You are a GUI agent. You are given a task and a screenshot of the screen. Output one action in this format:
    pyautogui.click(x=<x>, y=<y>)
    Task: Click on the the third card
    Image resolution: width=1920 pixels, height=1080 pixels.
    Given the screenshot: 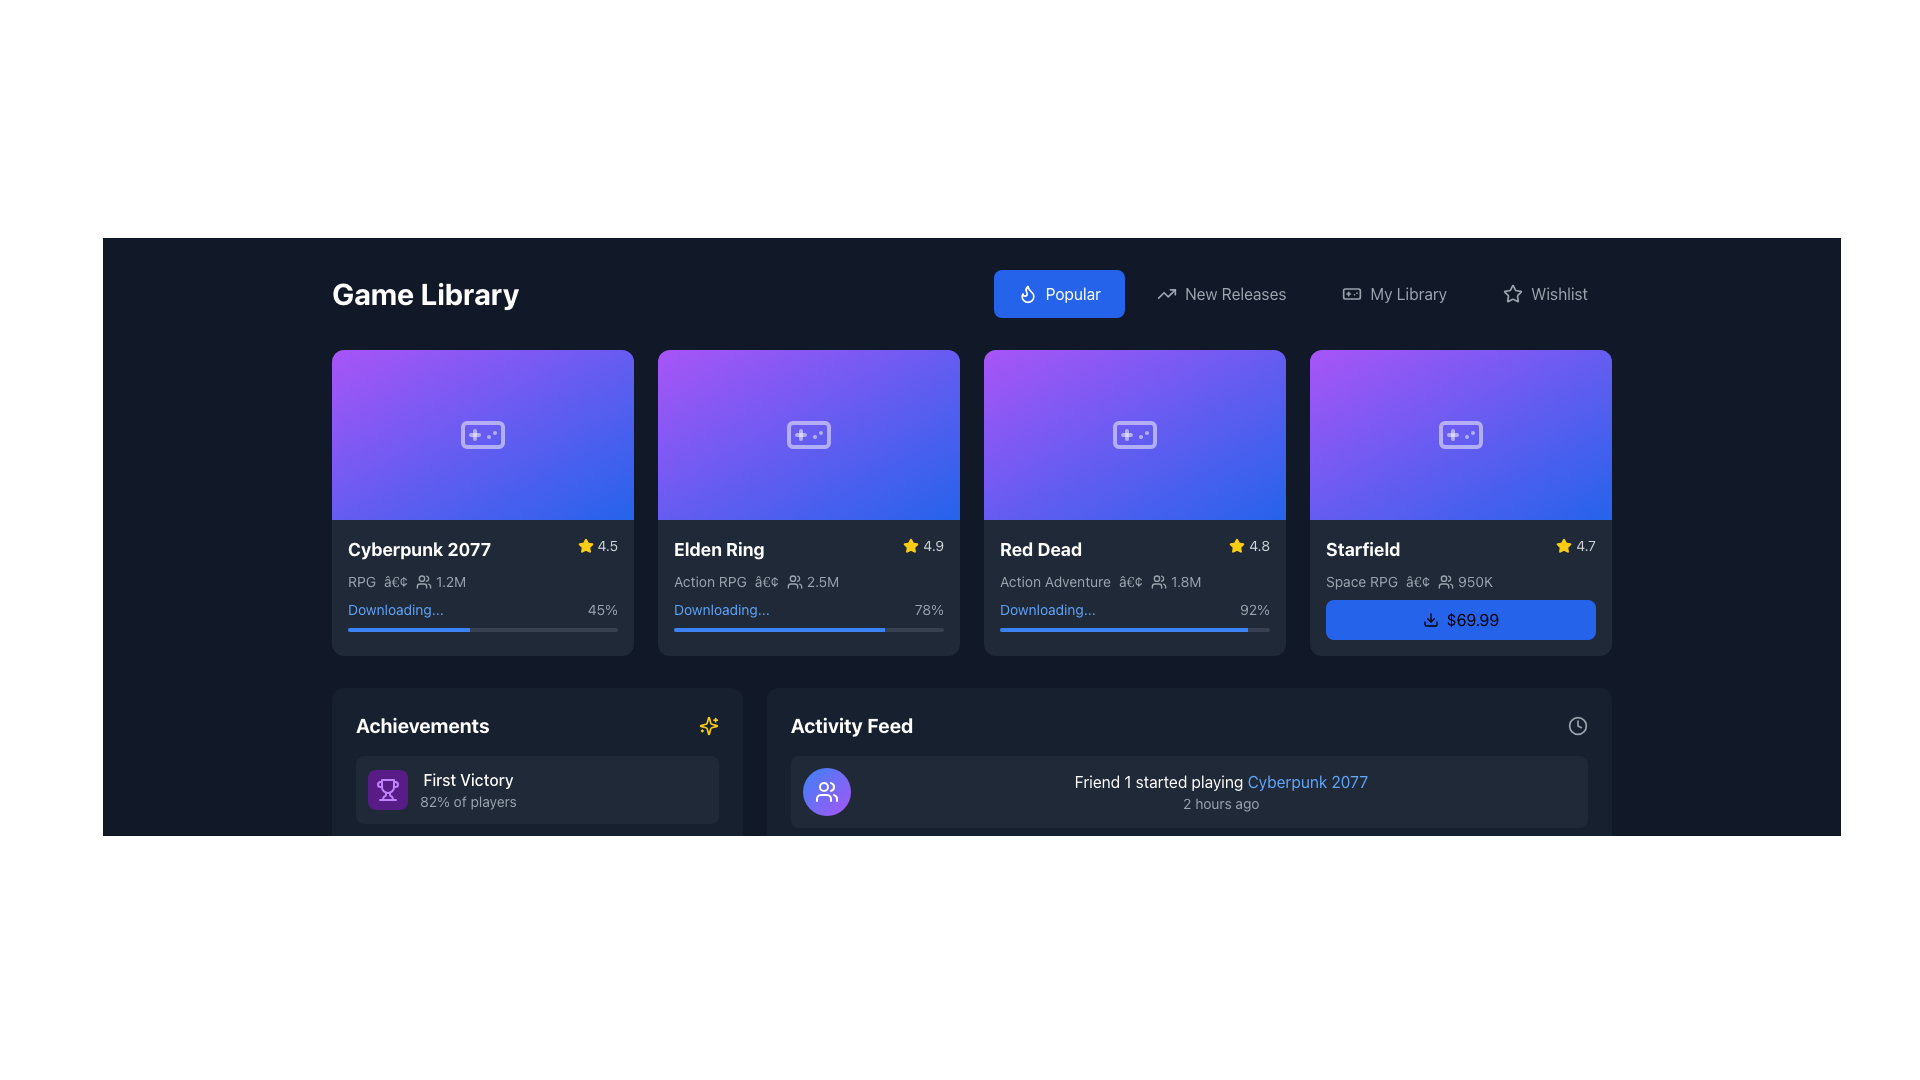 What is the action you would take?
    pyautogui.click(x=1134, y=500)
    